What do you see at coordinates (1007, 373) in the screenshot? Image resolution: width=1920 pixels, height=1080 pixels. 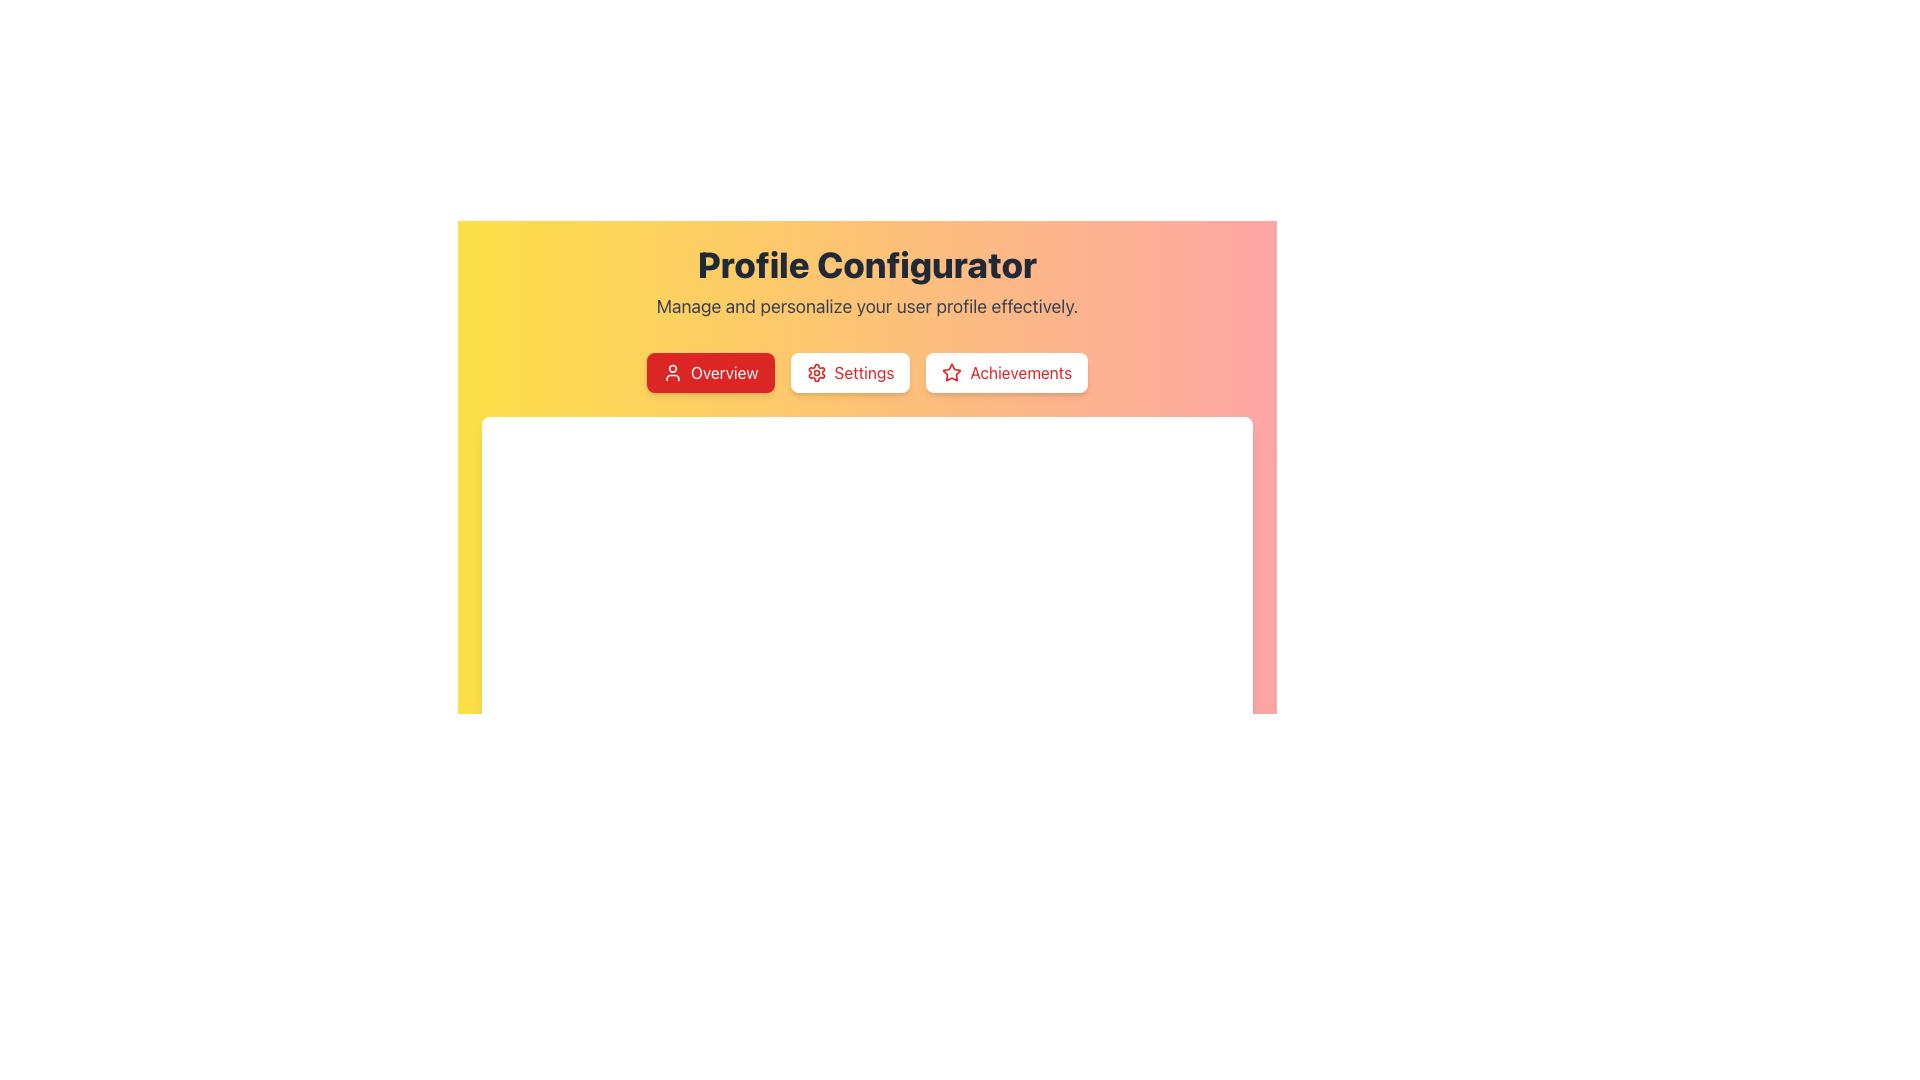 I see `the 'Achievements' button, which is a rectangular button with a white background, red star icon, and red text, located in the upper section of the interface below 'Profile Configurator'` at bounding box center [1007, 373].